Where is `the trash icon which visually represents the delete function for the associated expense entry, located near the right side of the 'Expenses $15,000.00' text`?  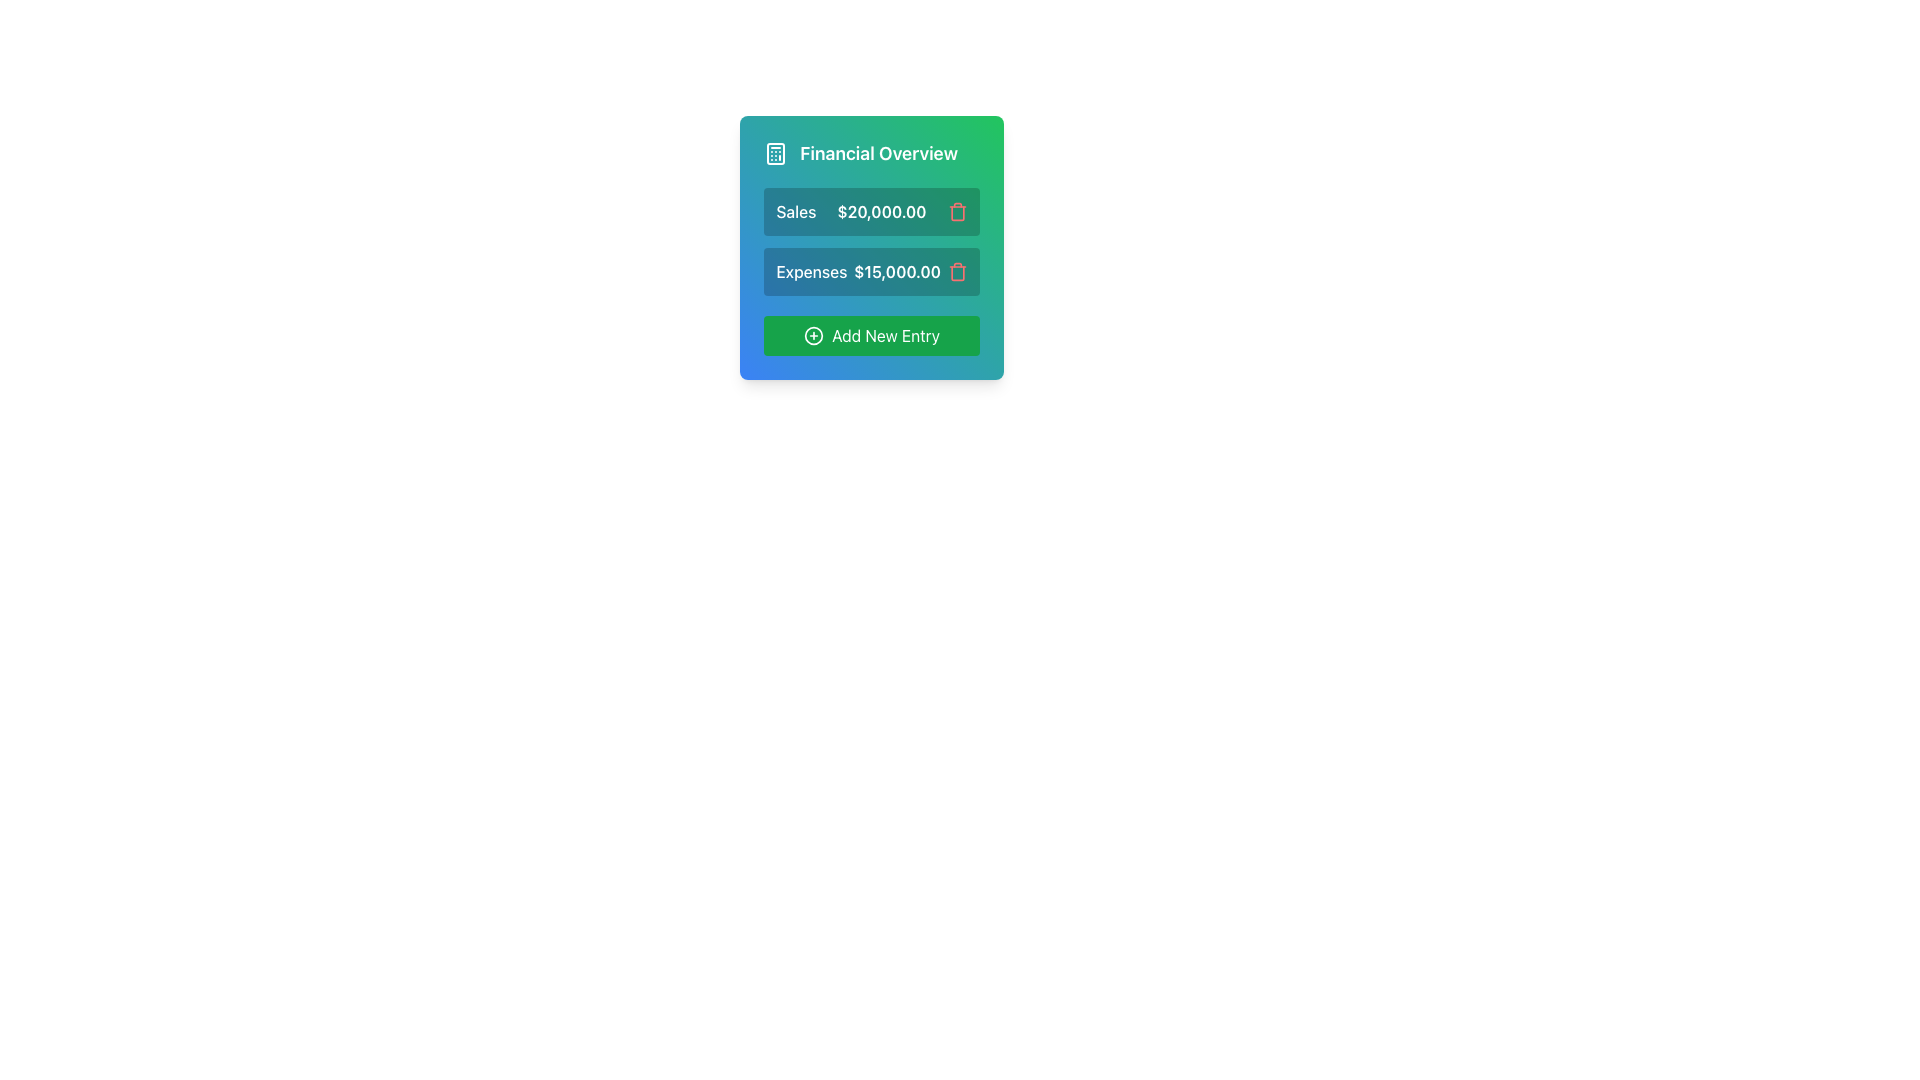
the trash icon which visually represents the delete function for the associated expense entry, located near the right side of the 'Expenses $15,000.00' text is located at coordinates (956, 273).